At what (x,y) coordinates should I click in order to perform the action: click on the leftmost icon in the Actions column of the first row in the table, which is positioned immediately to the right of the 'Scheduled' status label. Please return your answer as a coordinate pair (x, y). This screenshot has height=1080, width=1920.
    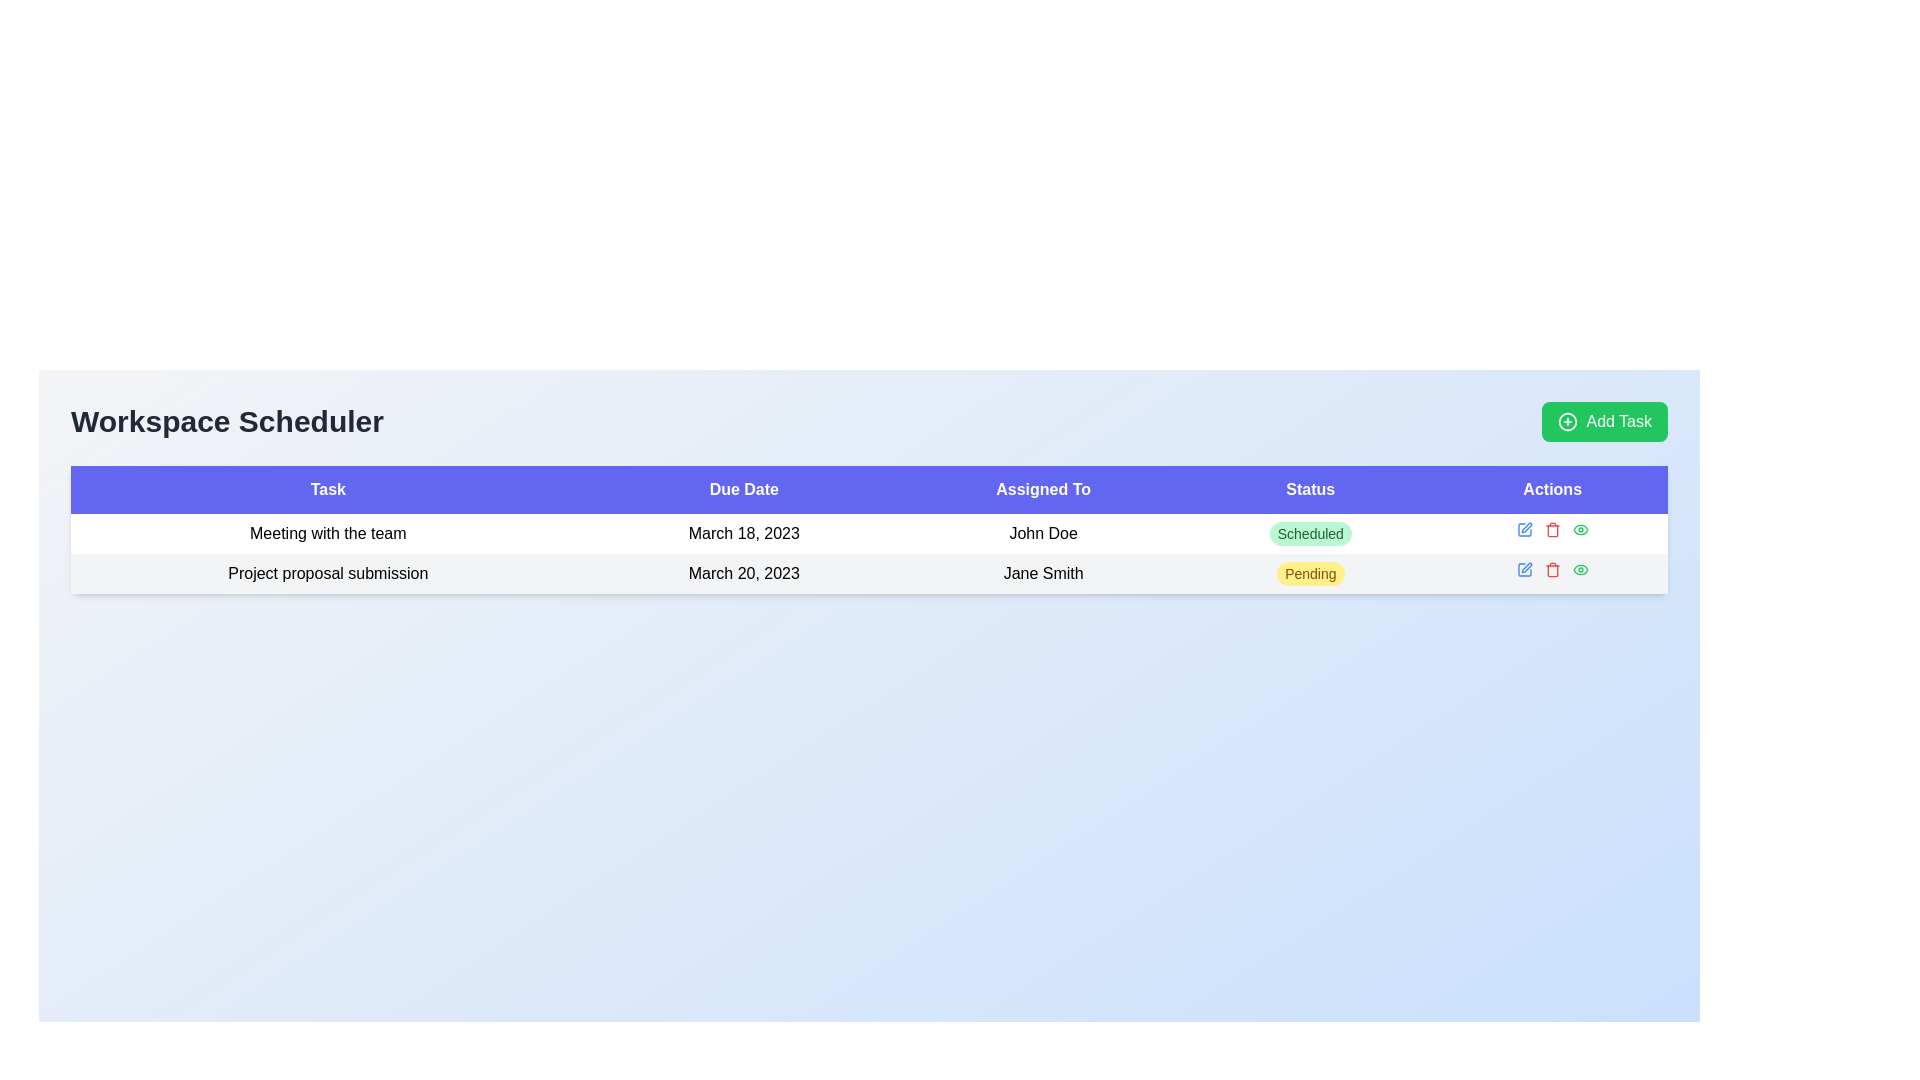
    Looking at the image, I should click on (1523, 570).